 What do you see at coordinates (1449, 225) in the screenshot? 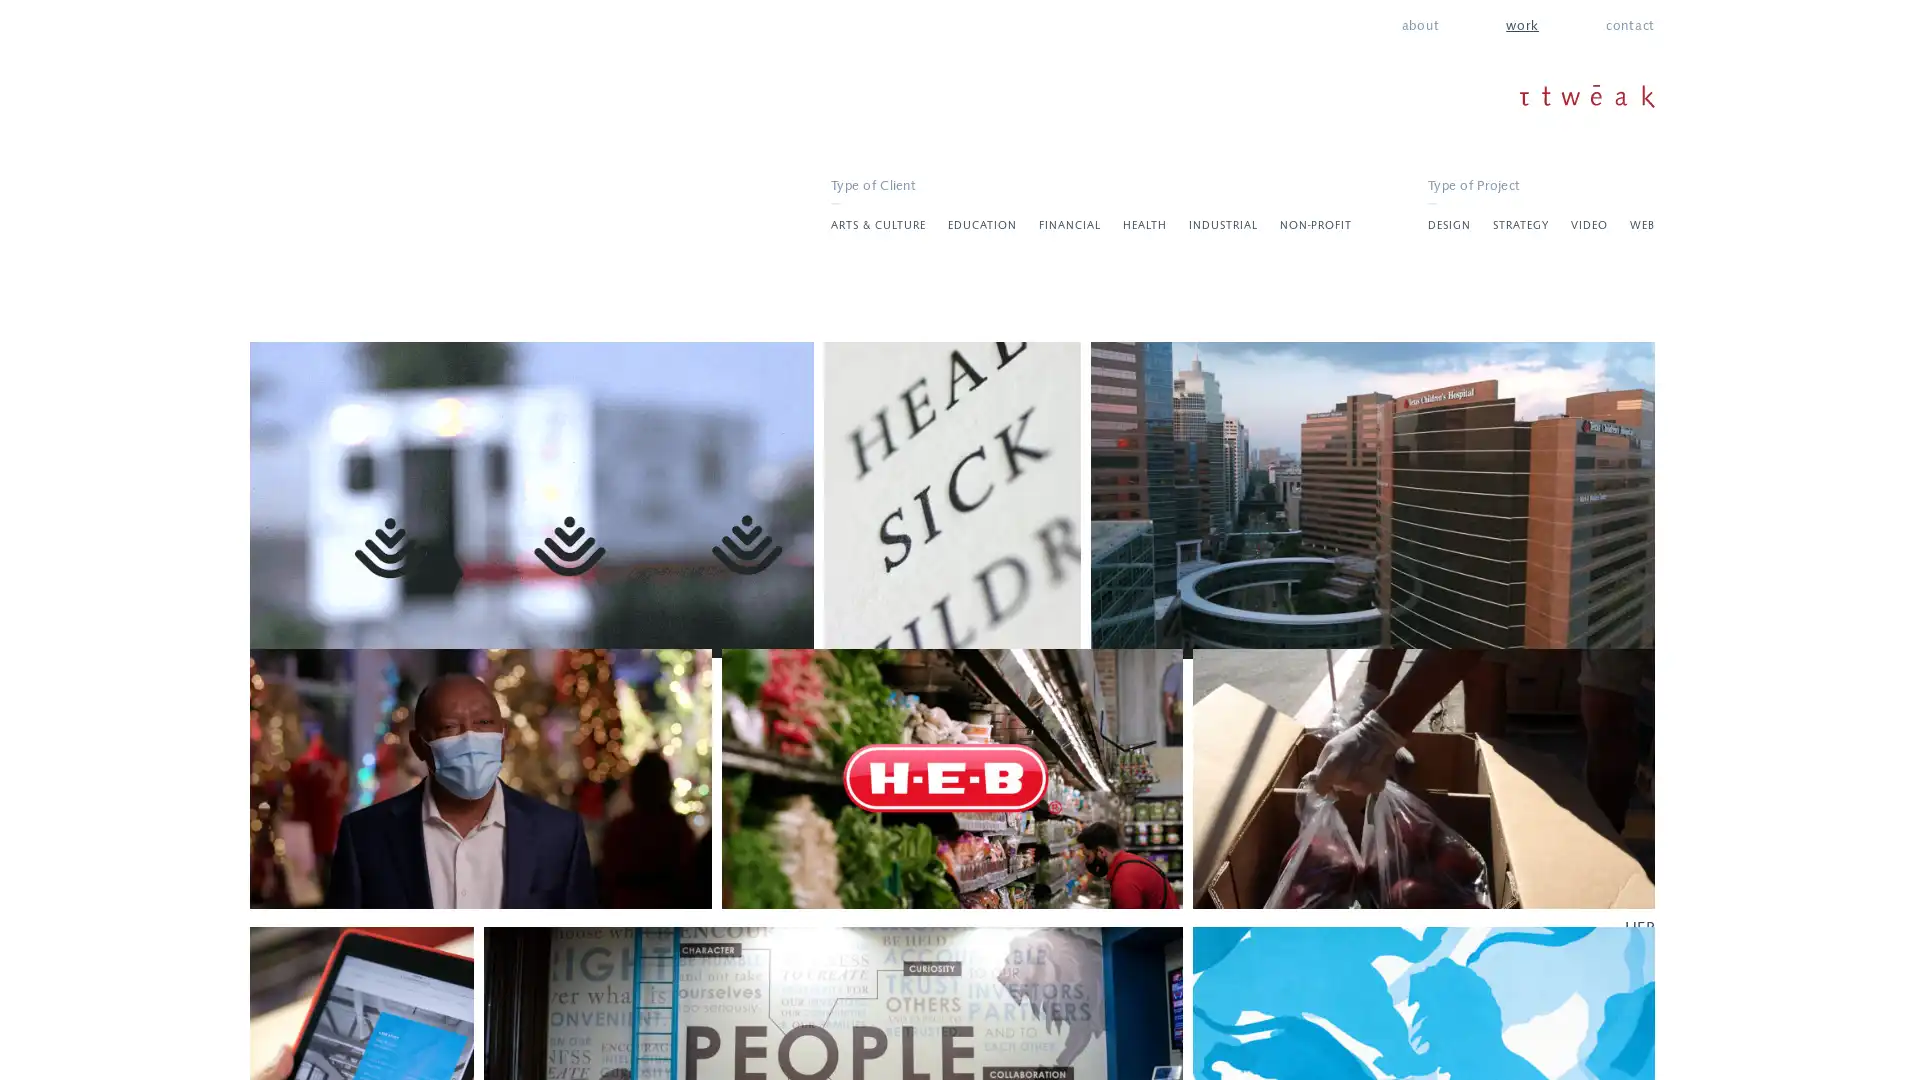
I see `DESIGN` at bounding box center [1449, 225].